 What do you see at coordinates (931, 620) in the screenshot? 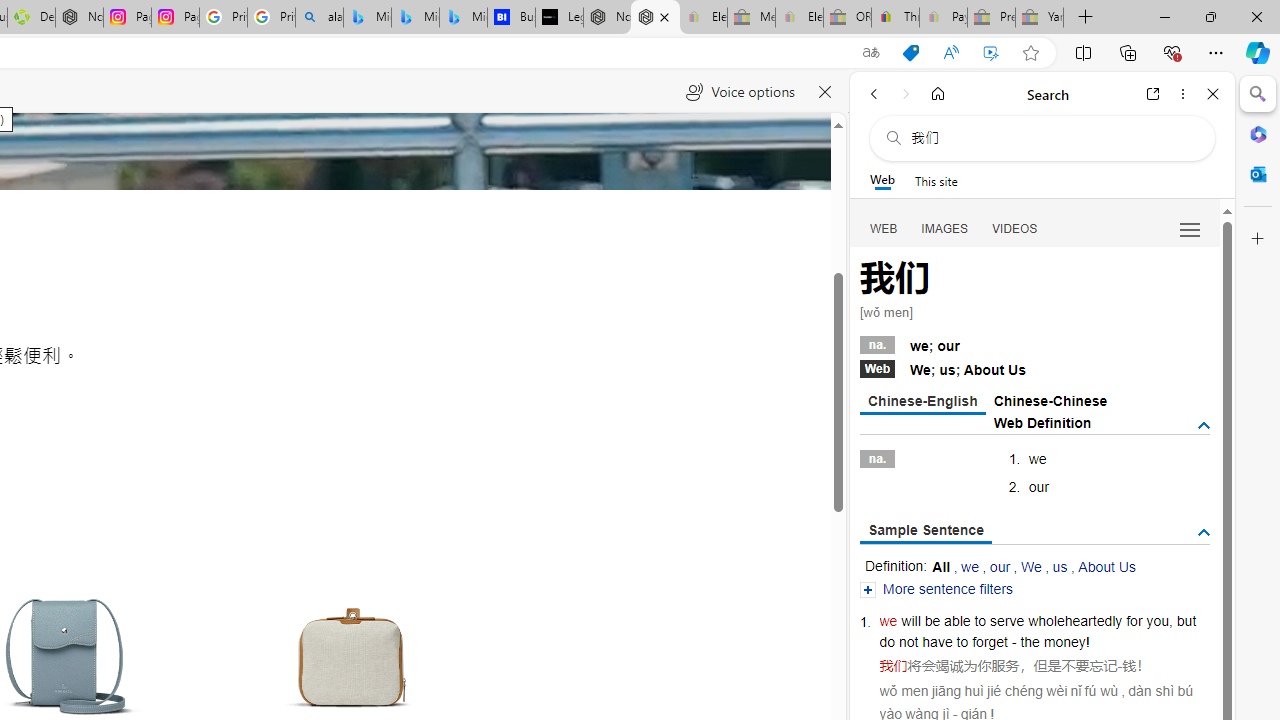
I see `'be'` at bounding box center [931, 620].